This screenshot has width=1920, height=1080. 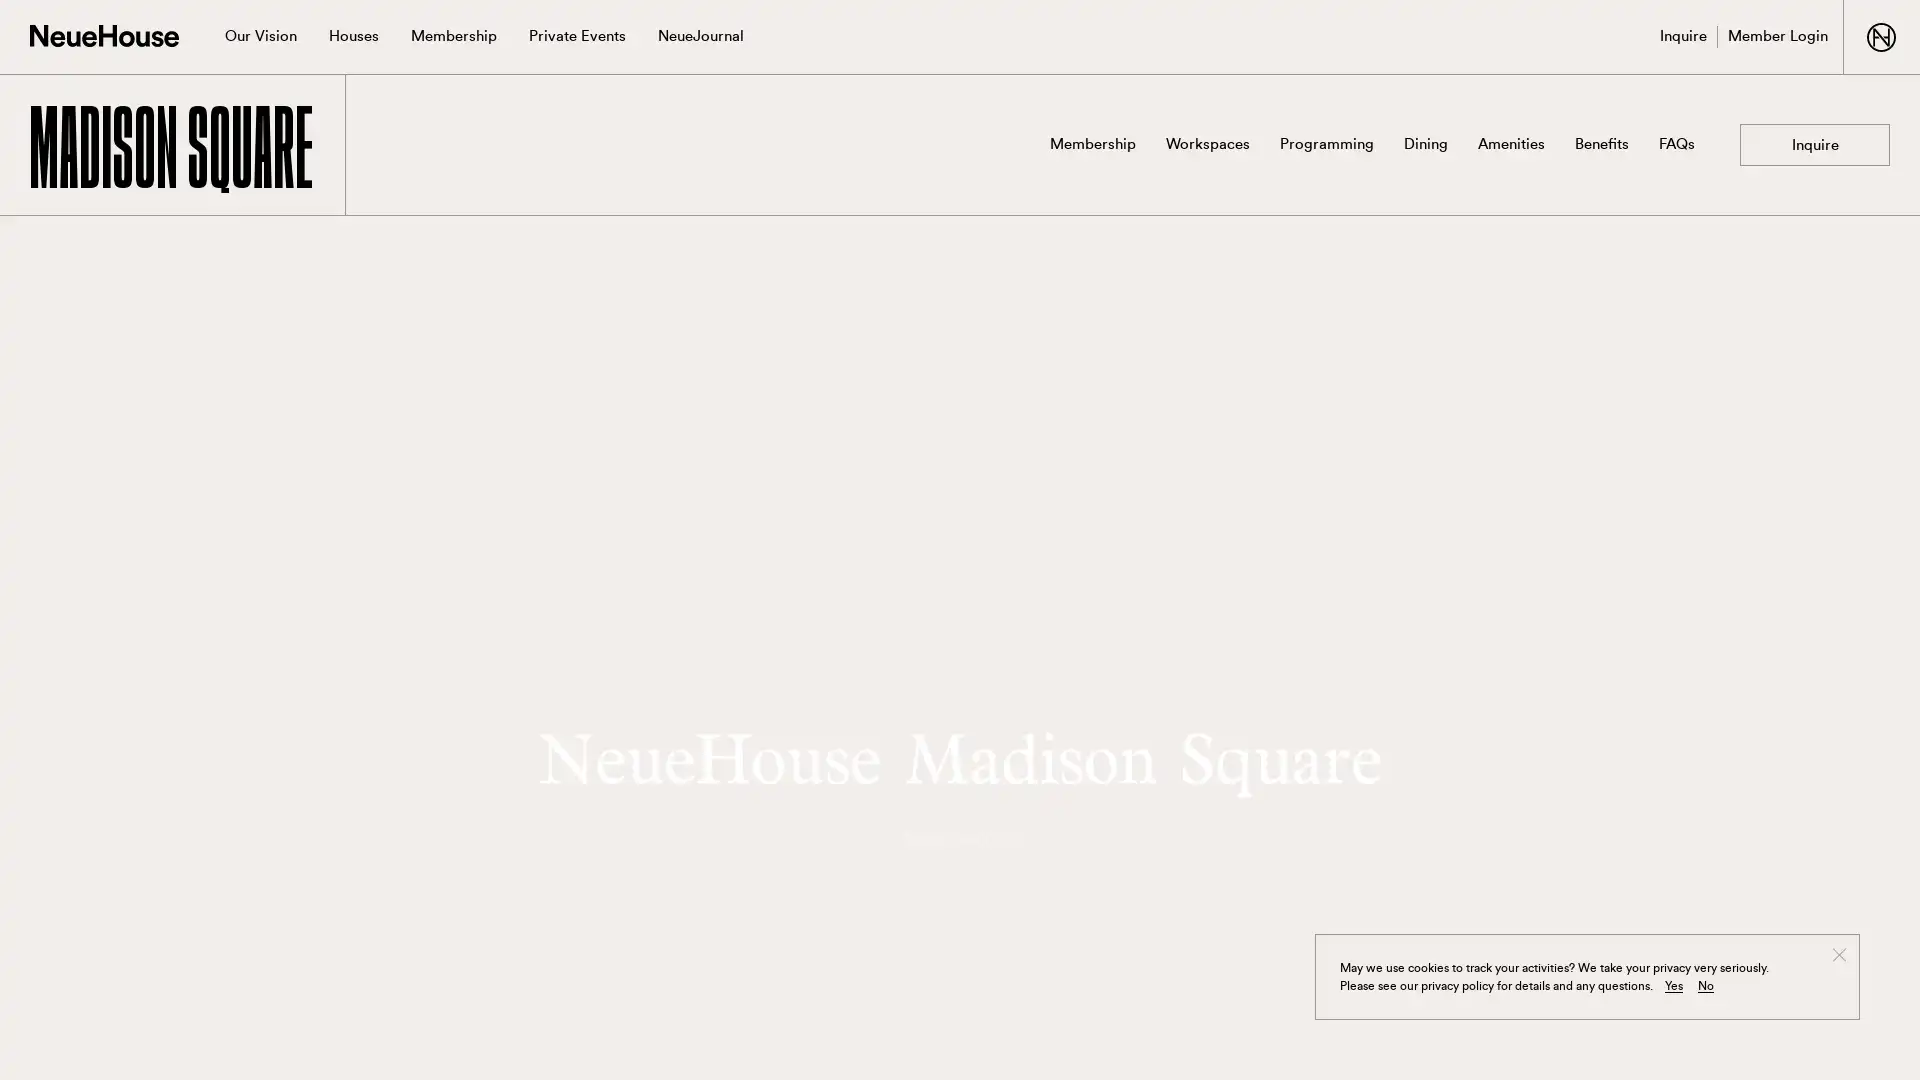 What do you see at coordinates (1777, 37) in the screenshot?
I see `Member Login` at bounding box center [1777, 37].